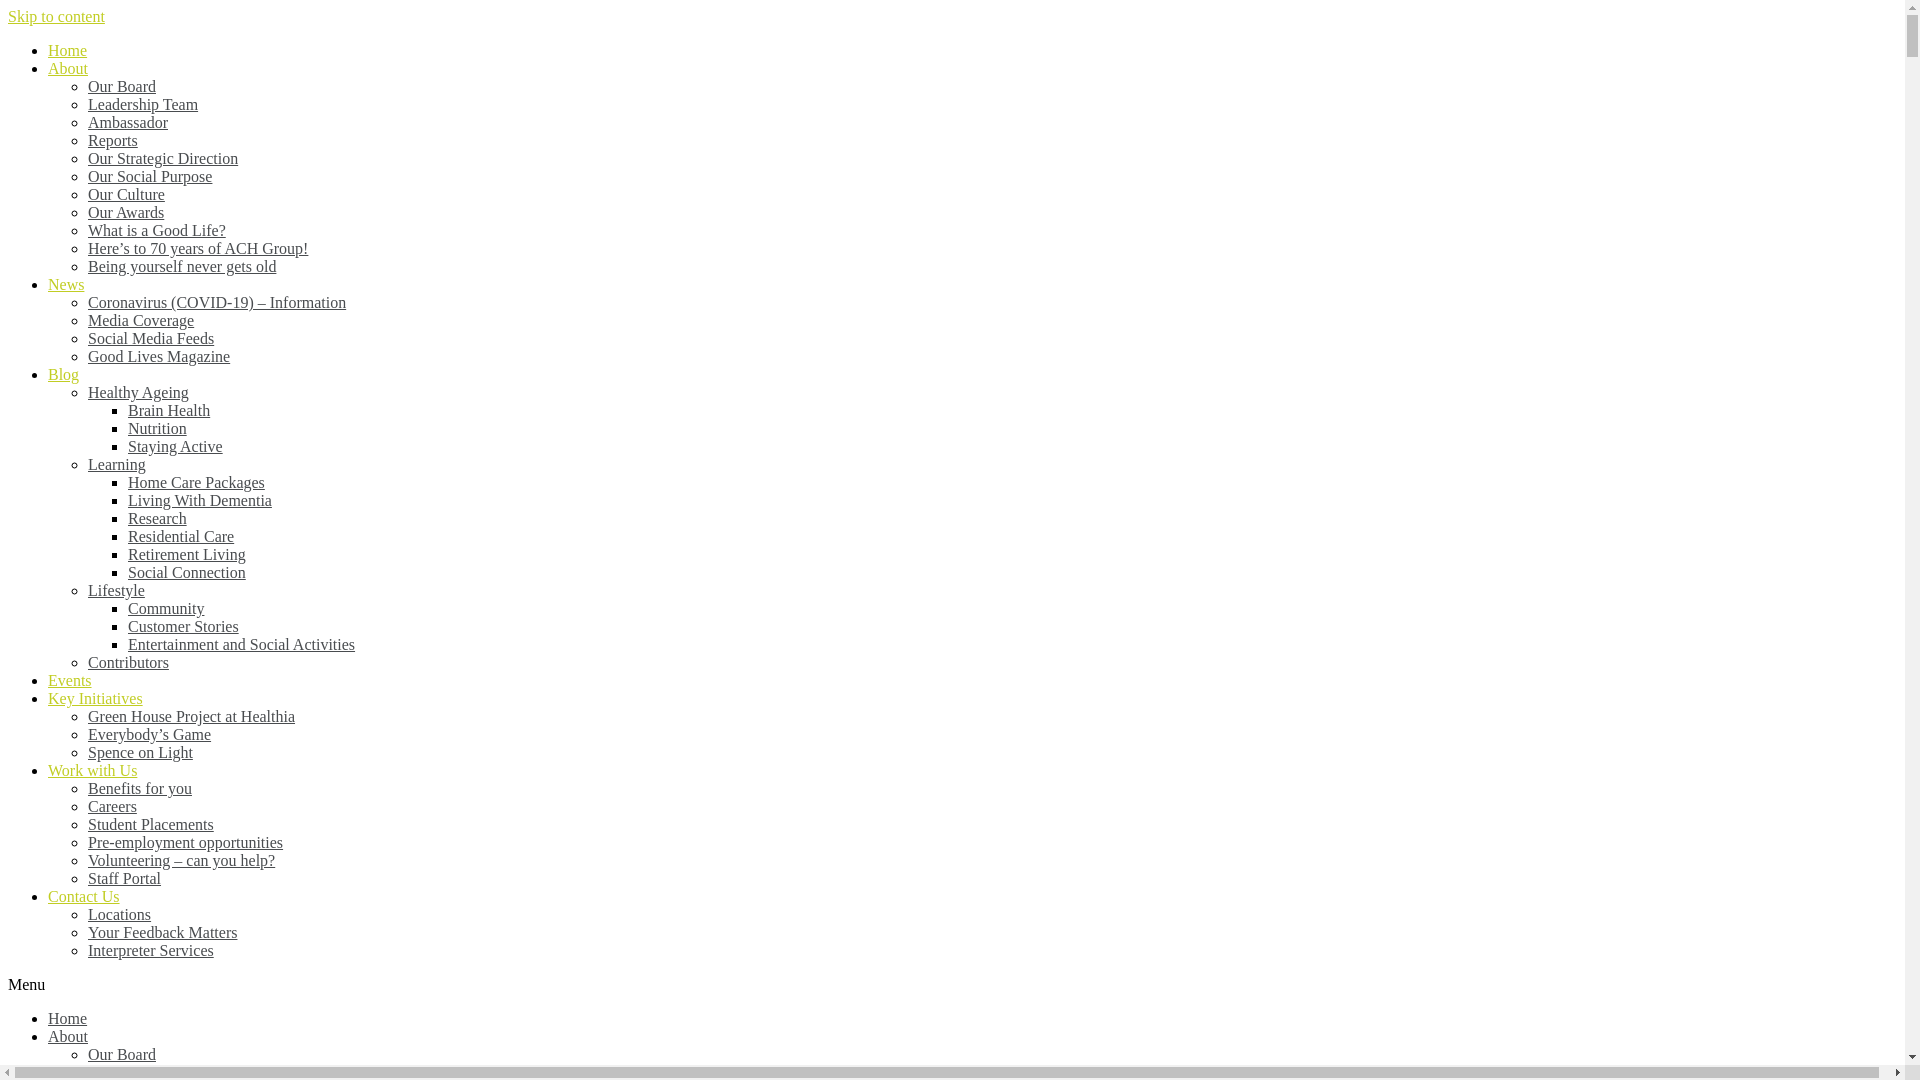 Image resolution: width=1920 pixels, height=1080 pixels. I want to click on 'Our Strategic Direction', so click(163, 157).